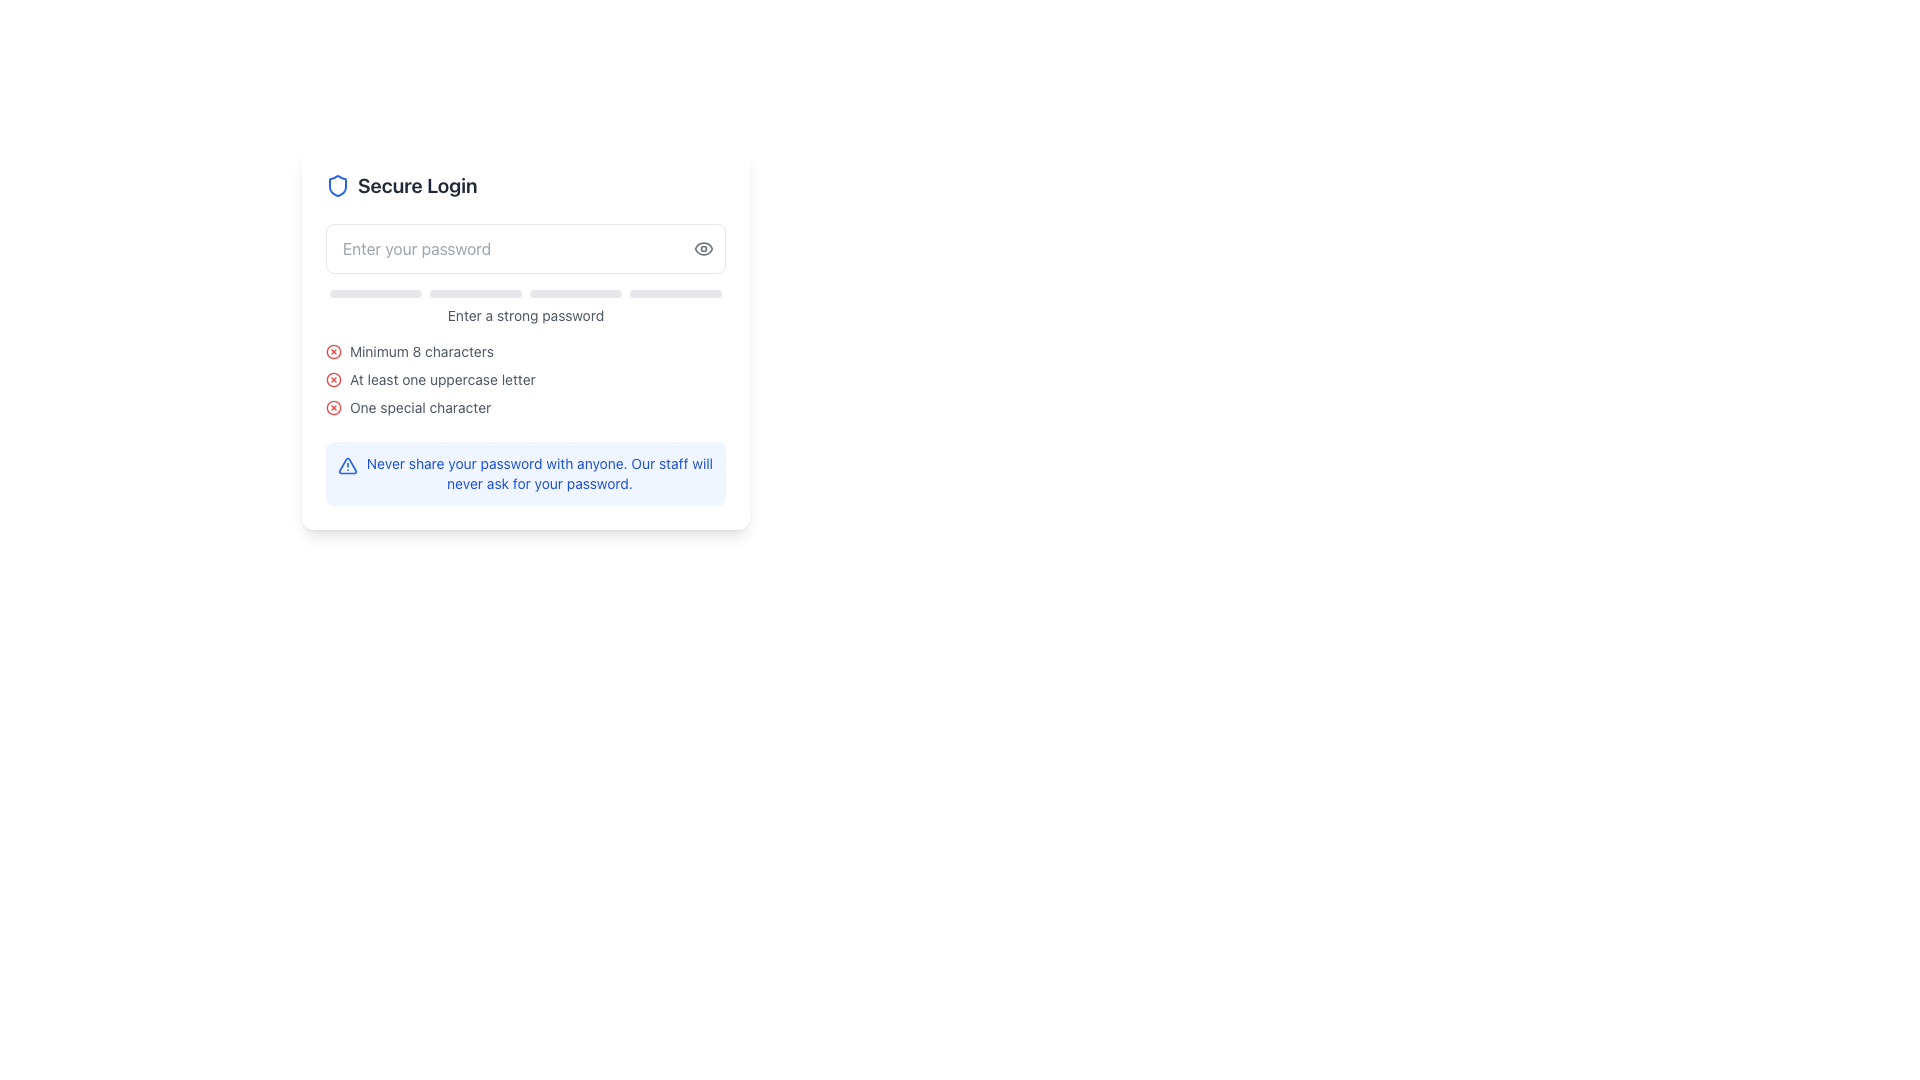 This screenshot has width=1920, height=1080. What do you see at coordinates (676, 293) in the screenshot?
I see `the rightmost visual feedback bar, which is a thin, rectangular bar with rounded edges and light grey color, located in the 'Enter a strong password' section` at bounding box center [676, 293].